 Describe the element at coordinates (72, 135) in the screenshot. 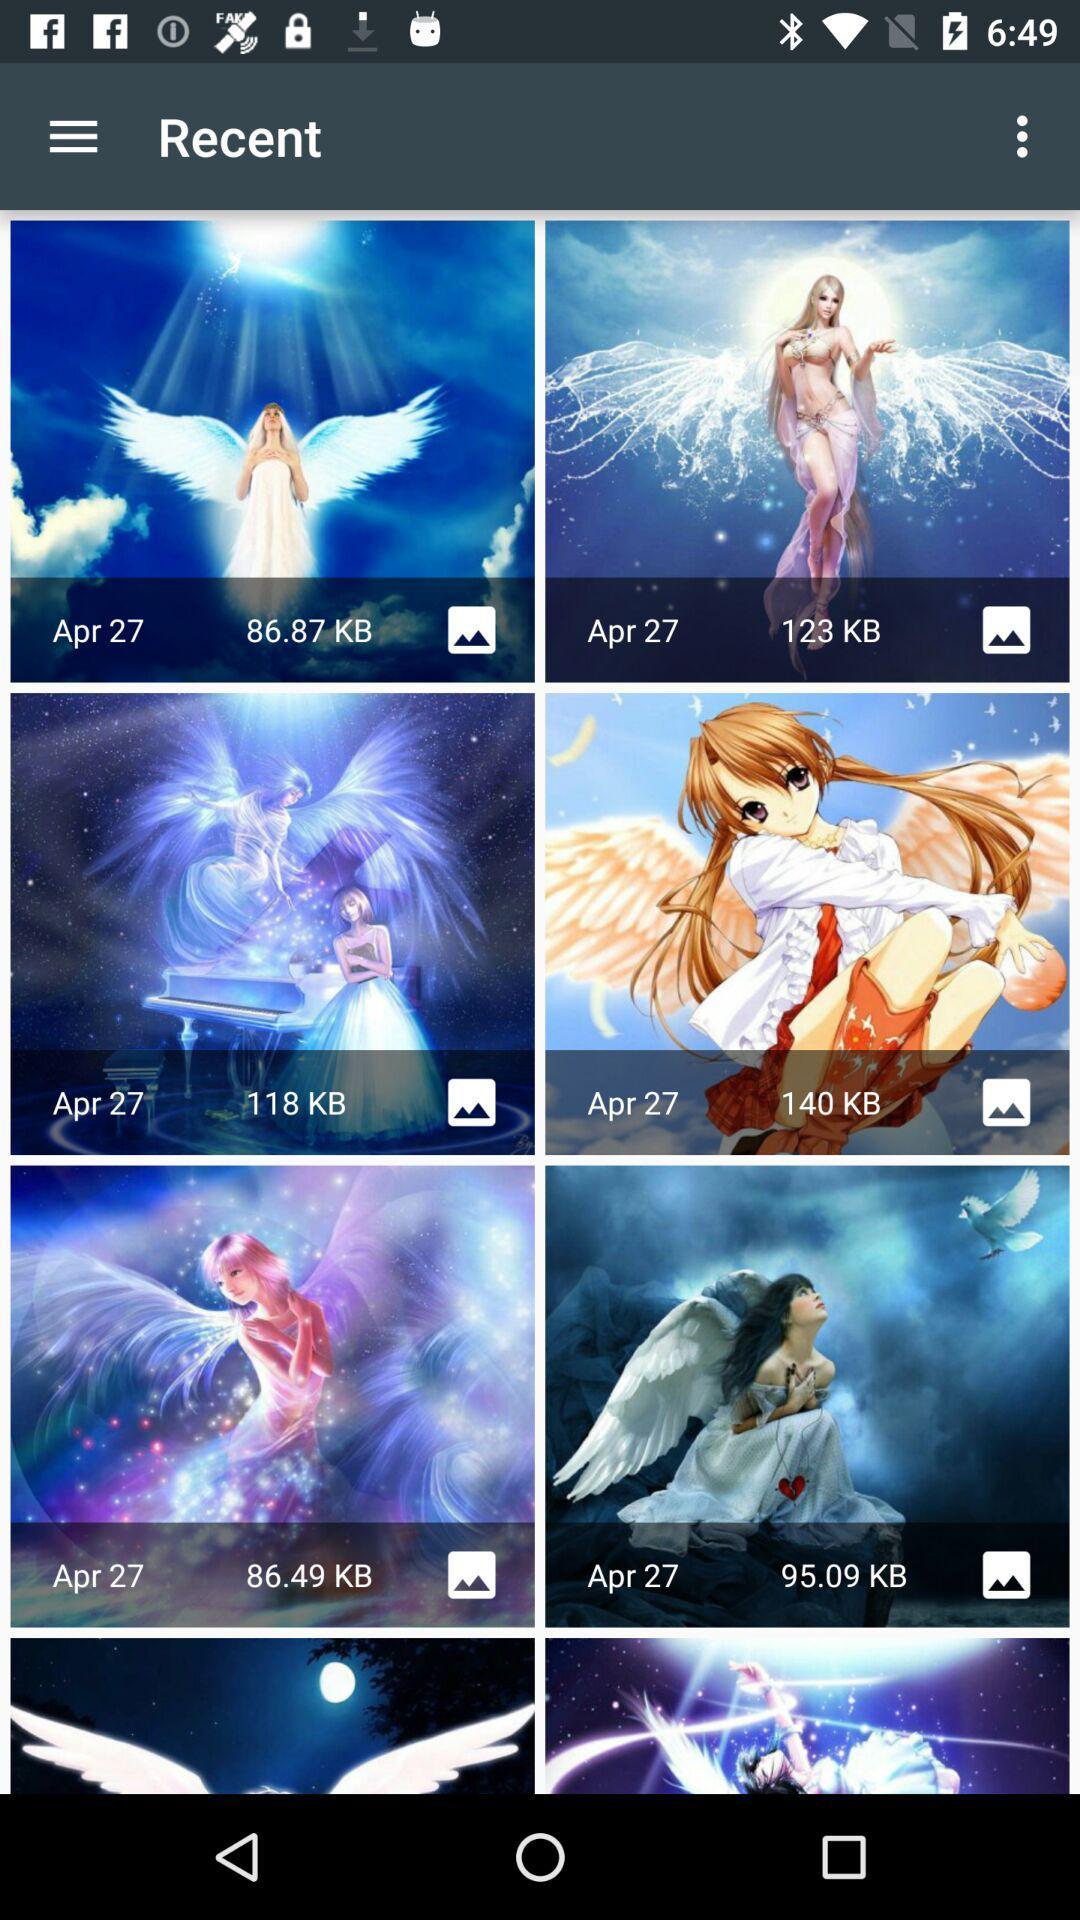

I see `item to the left of the recent item` at that location.